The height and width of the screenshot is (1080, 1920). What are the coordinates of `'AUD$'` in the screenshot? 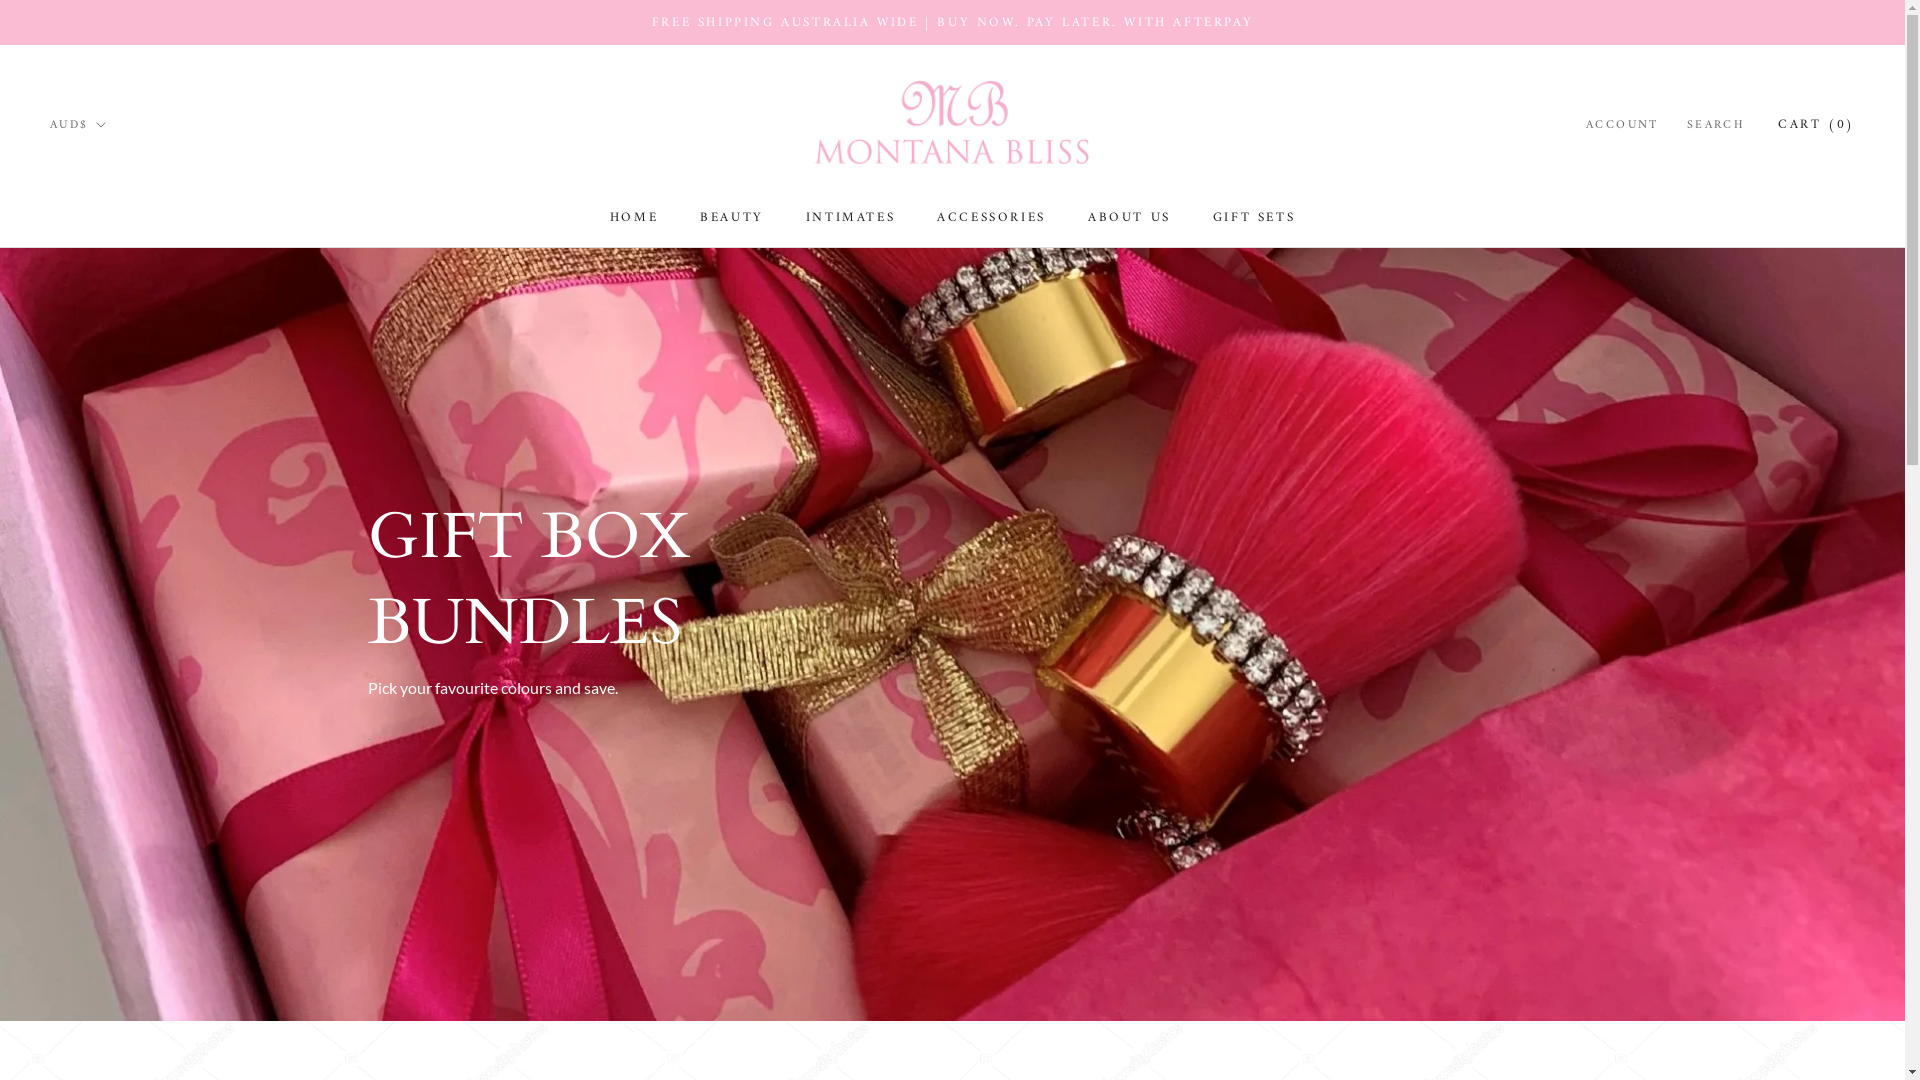 It's located at (78, 126).